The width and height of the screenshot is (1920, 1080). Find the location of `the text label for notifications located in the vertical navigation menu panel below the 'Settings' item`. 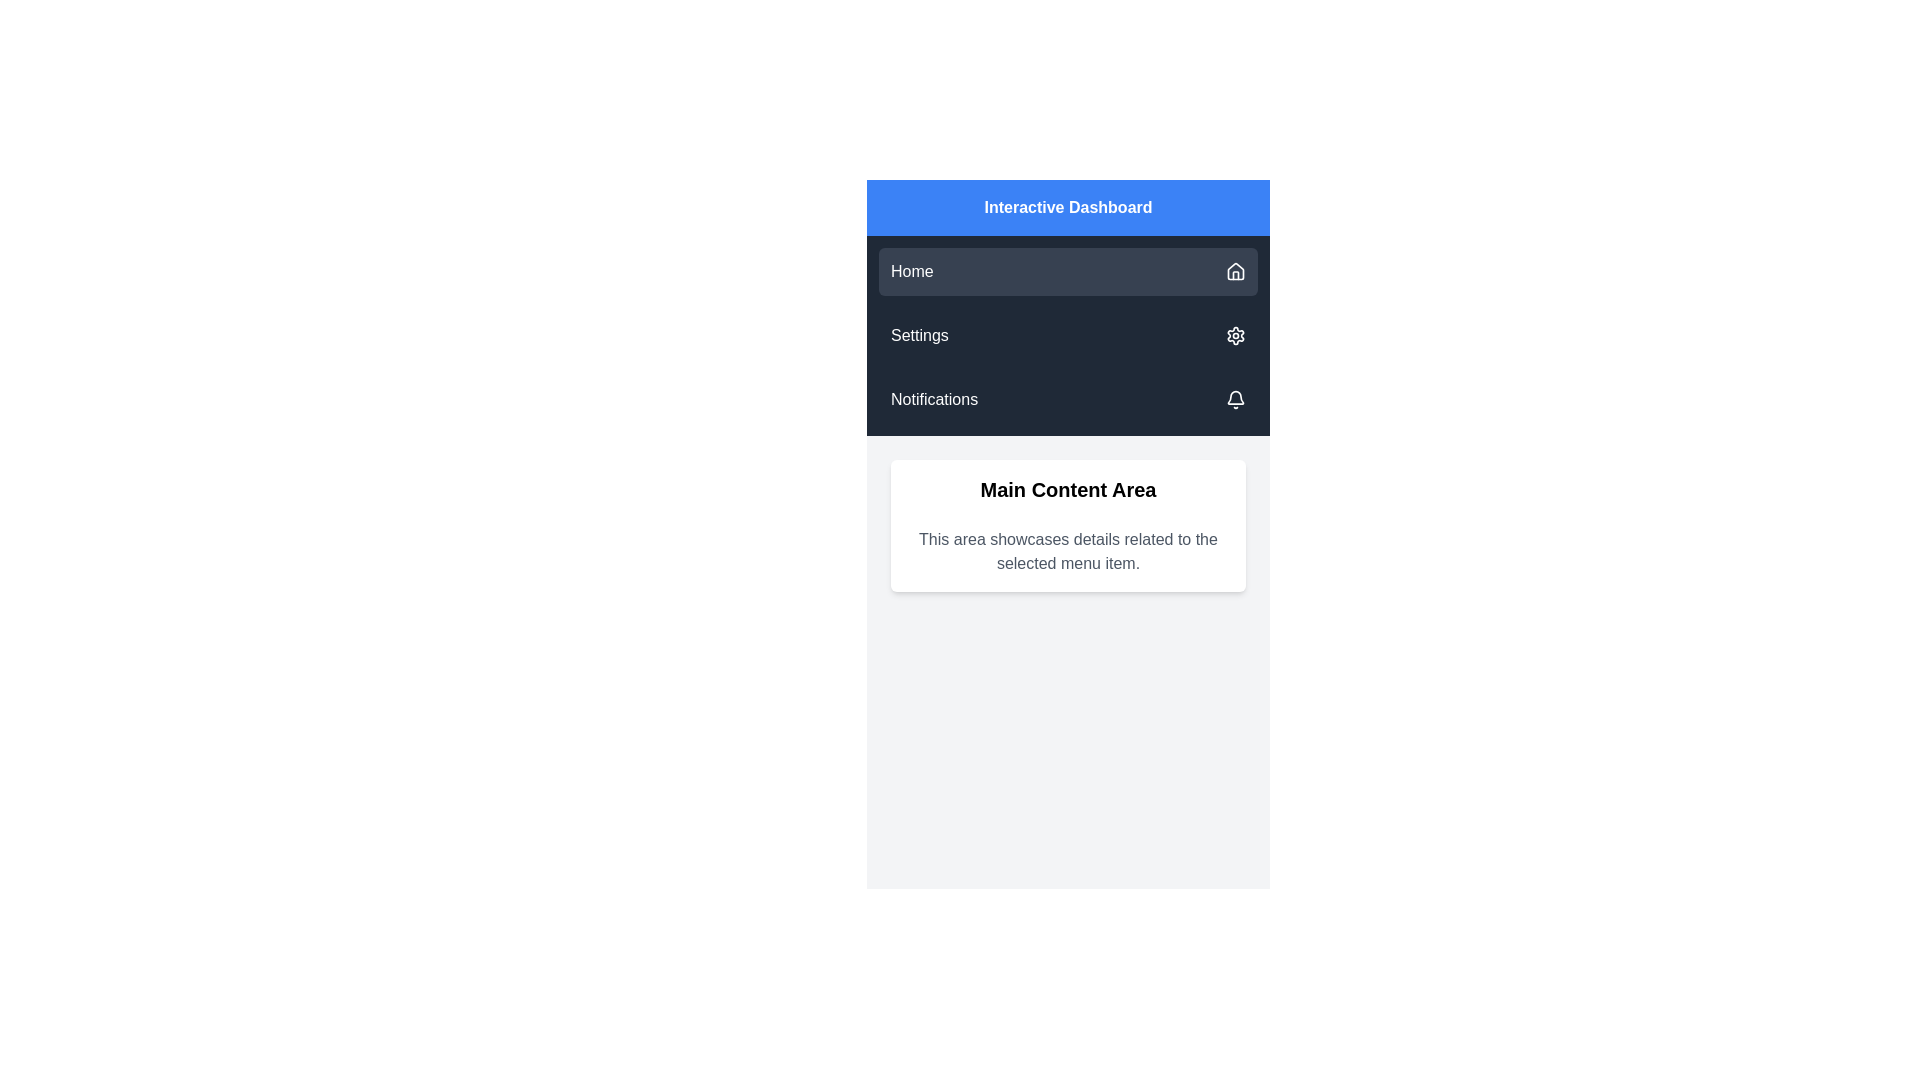

the text label for notifications located in the vertical navigation menu panel below the 'Settings' item is located at coordinates (933, 400).